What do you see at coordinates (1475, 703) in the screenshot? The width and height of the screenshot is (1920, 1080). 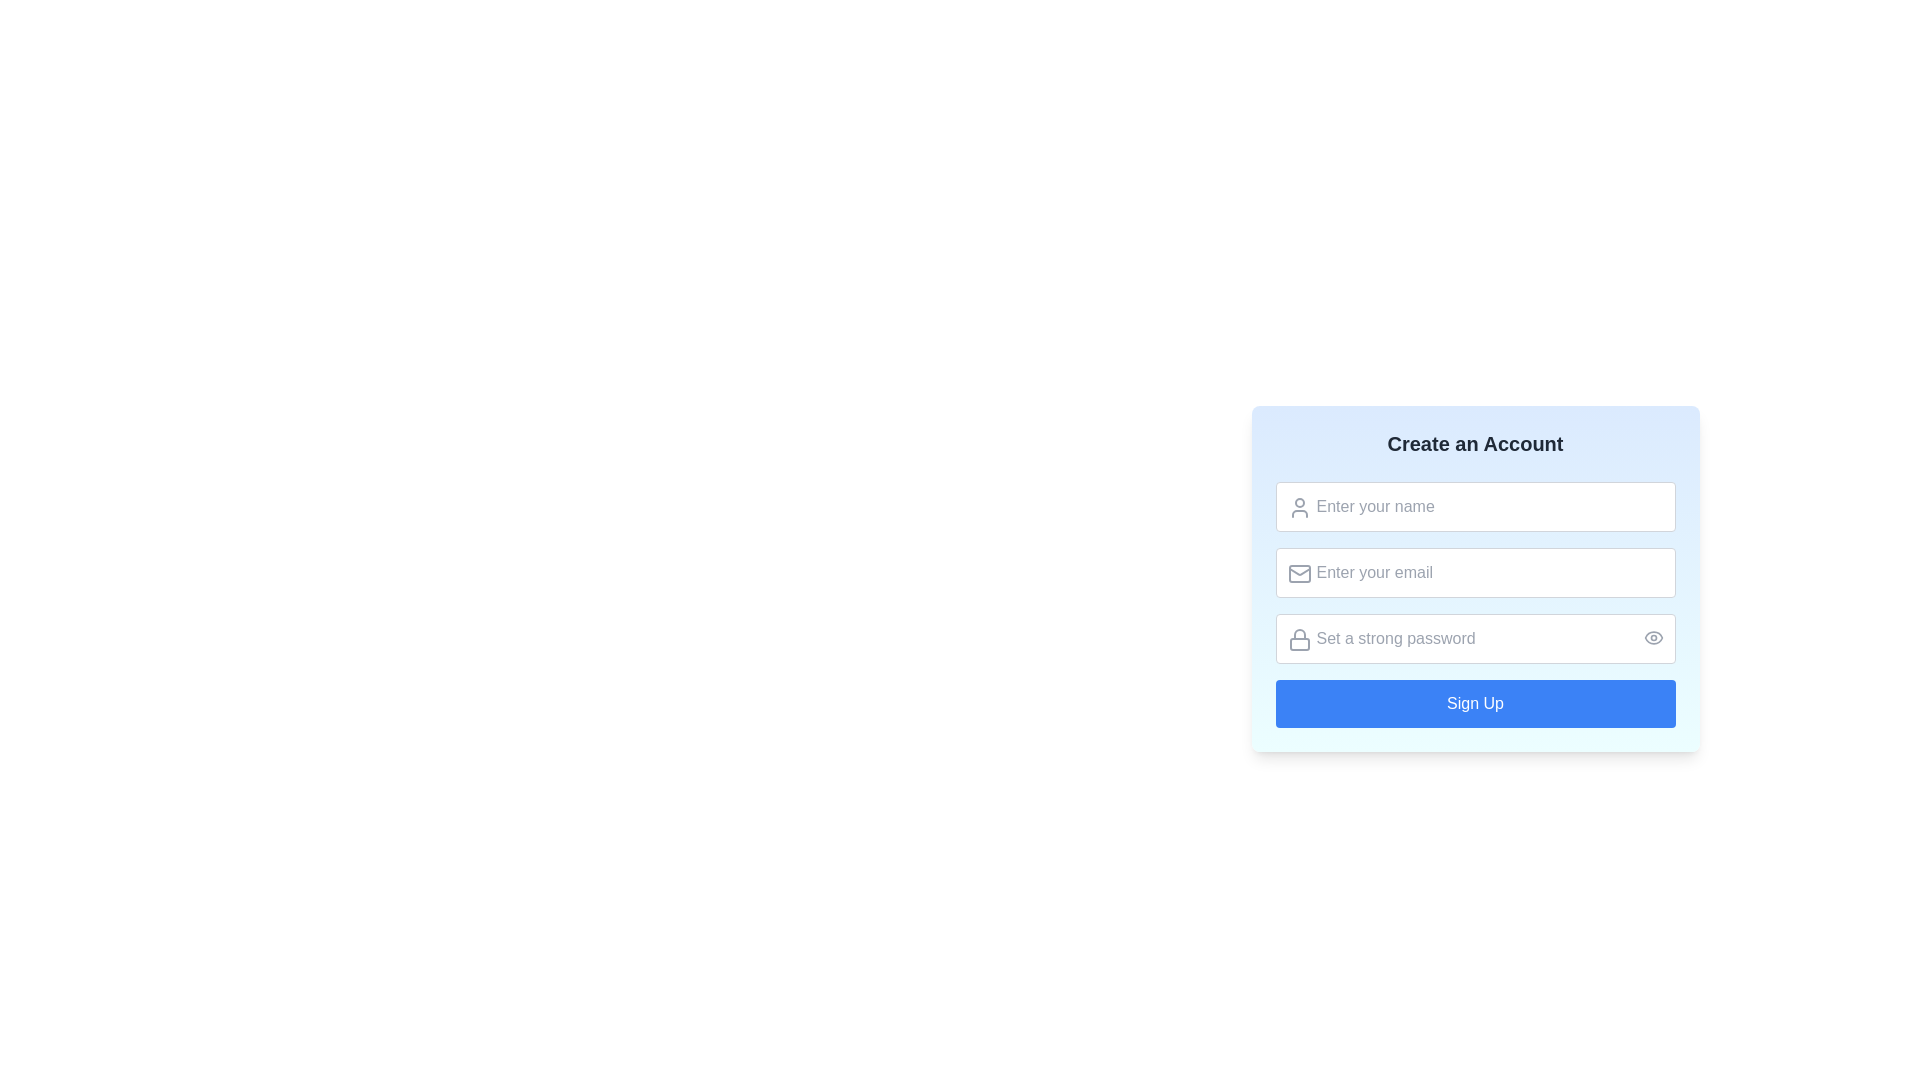 I see `the submission button located at the bottom of the 'Create an Account' form` at bounding box center [1475, 703].